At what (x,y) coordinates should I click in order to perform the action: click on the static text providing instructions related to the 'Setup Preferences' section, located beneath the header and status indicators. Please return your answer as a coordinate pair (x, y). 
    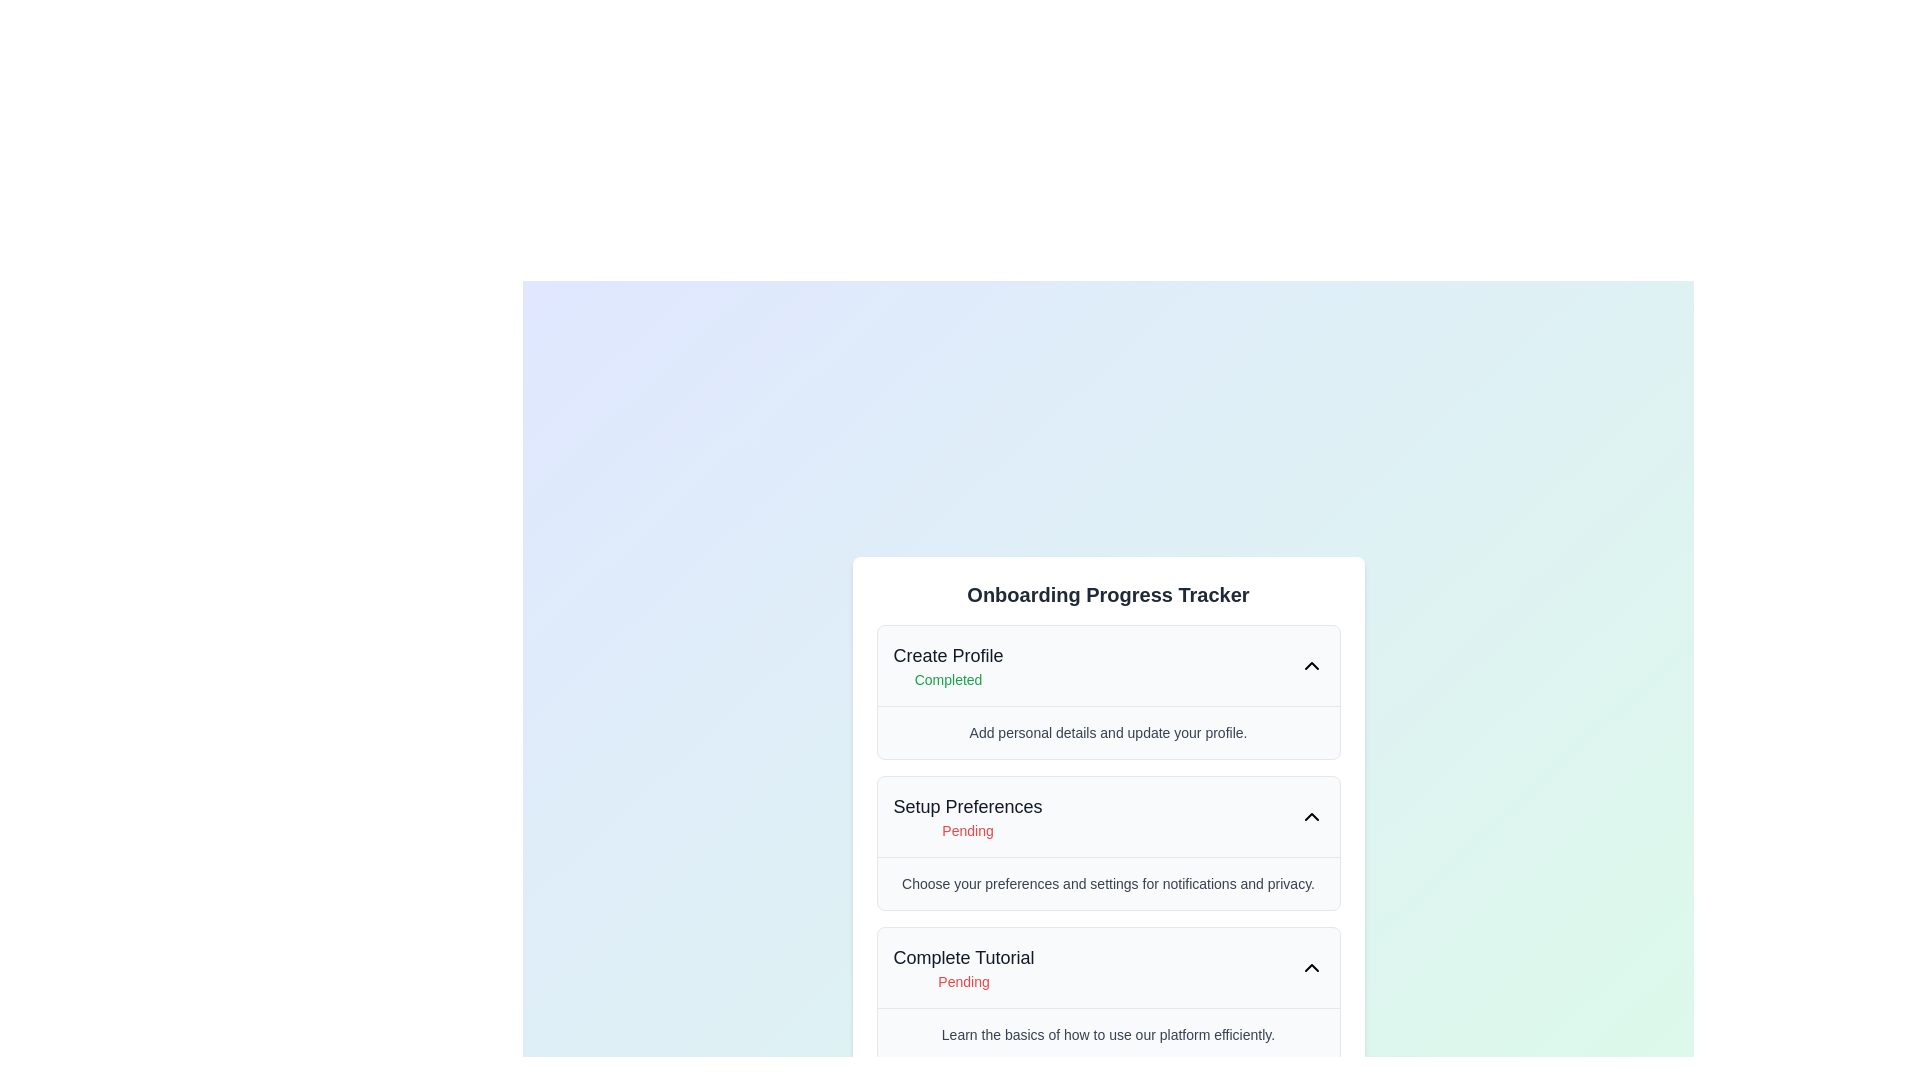
    Looking at the image, I should click on (1107, 882).